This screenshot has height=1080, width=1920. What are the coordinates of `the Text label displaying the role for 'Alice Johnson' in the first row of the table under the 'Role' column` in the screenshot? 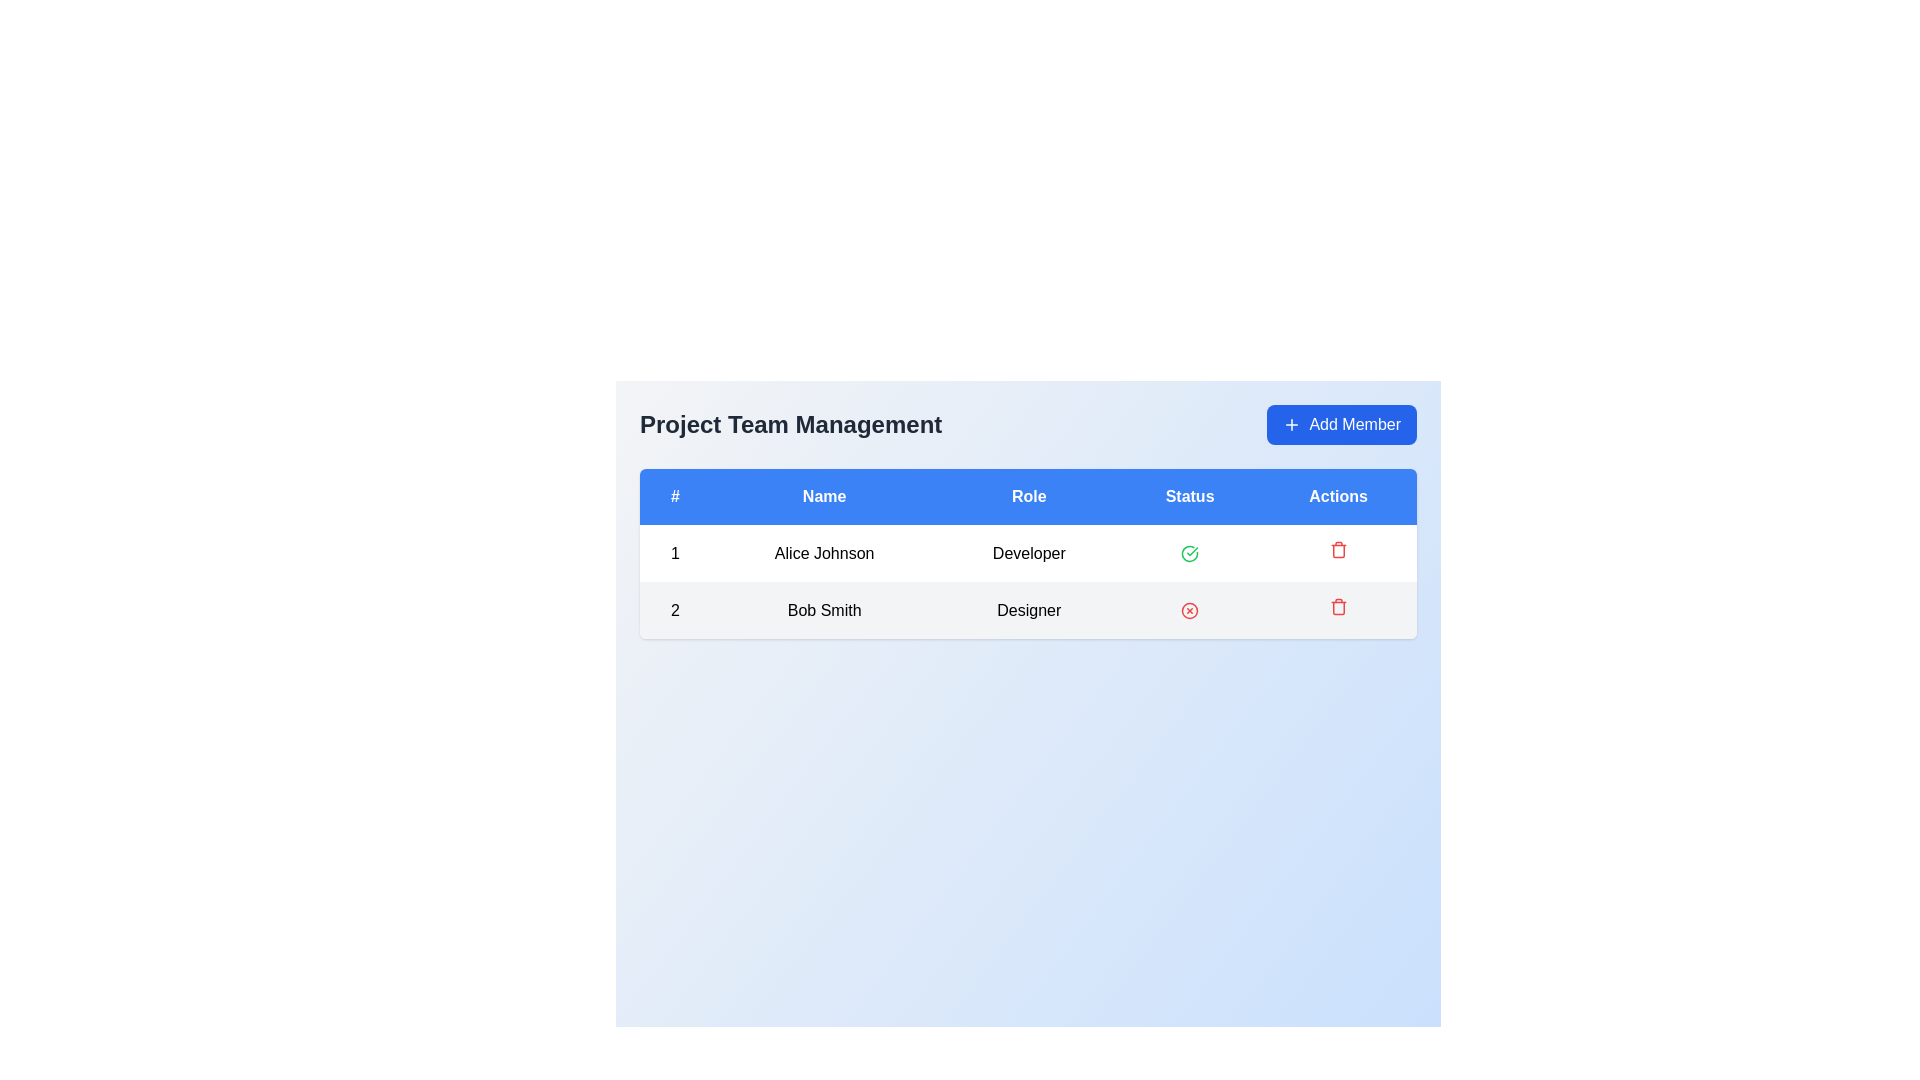 It's located at (1029, 553).